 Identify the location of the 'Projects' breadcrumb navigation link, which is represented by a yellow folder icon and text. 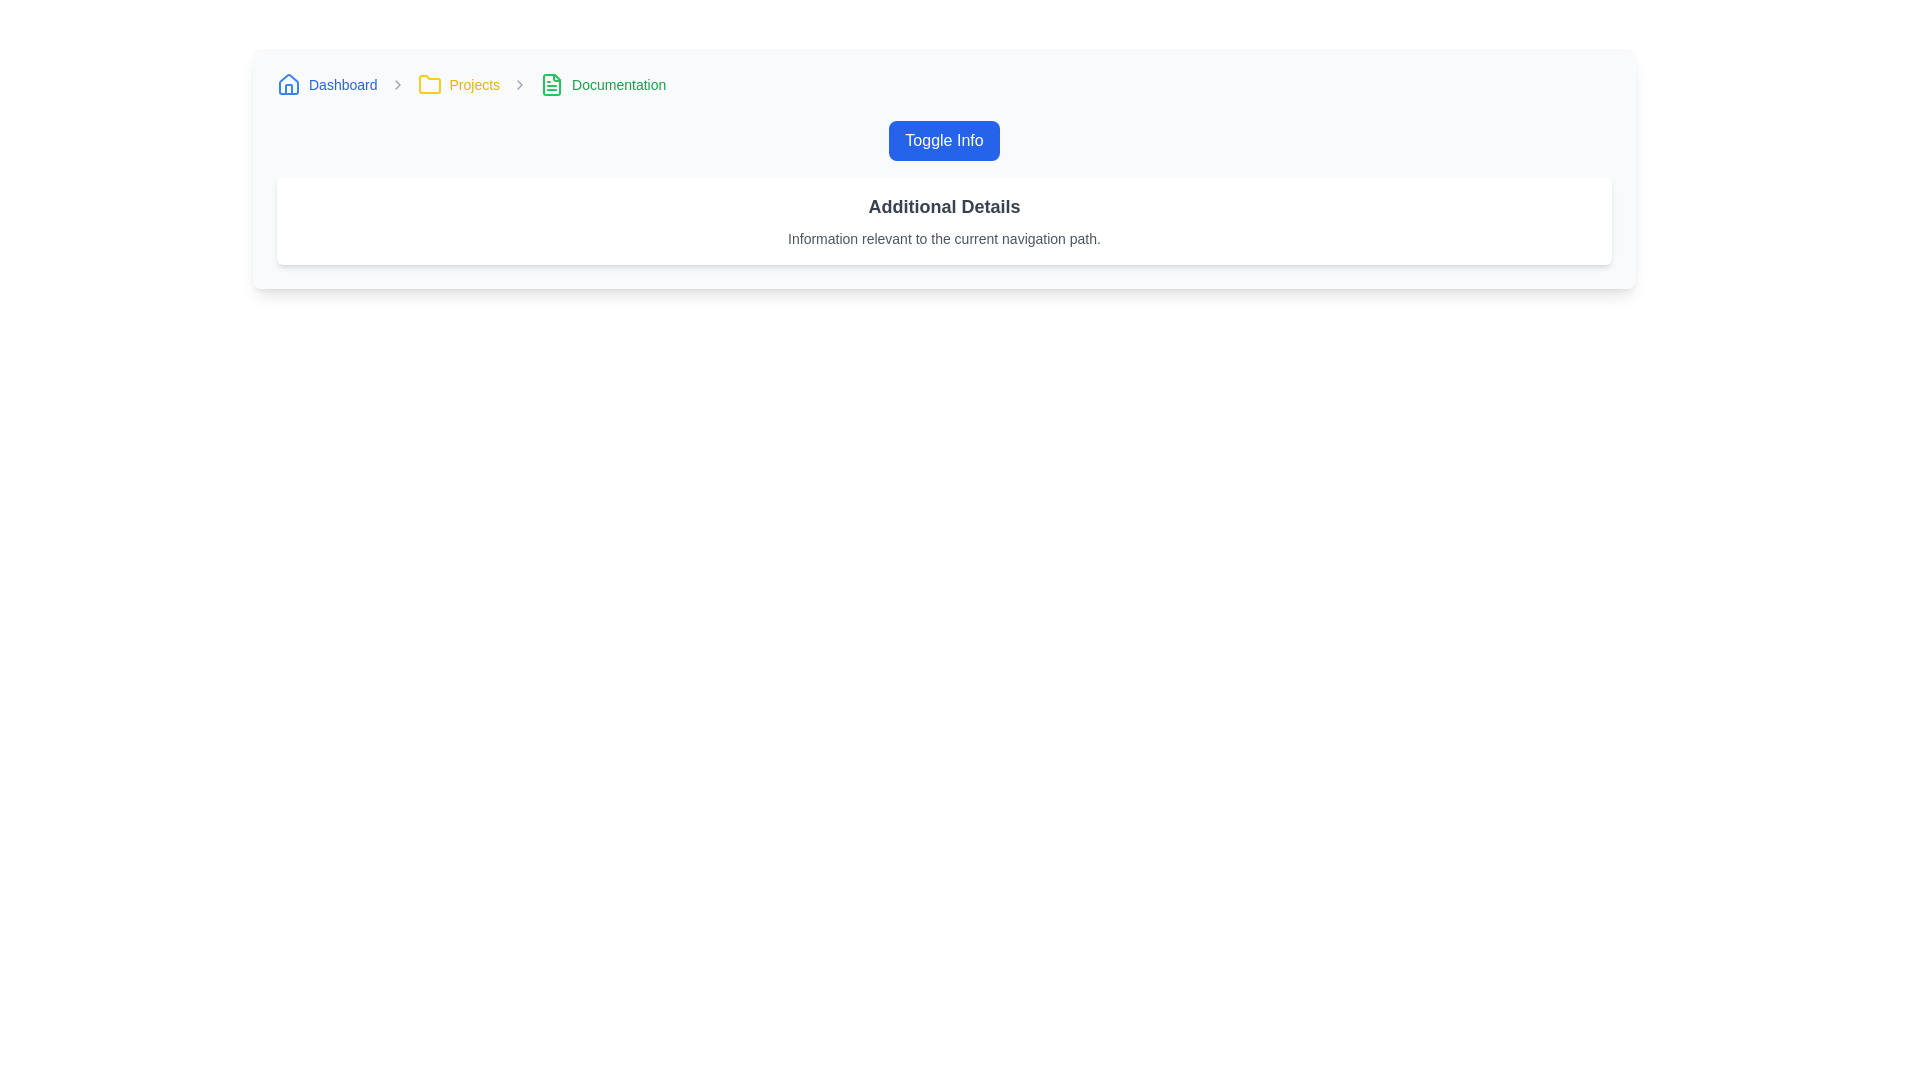
(457, 83).